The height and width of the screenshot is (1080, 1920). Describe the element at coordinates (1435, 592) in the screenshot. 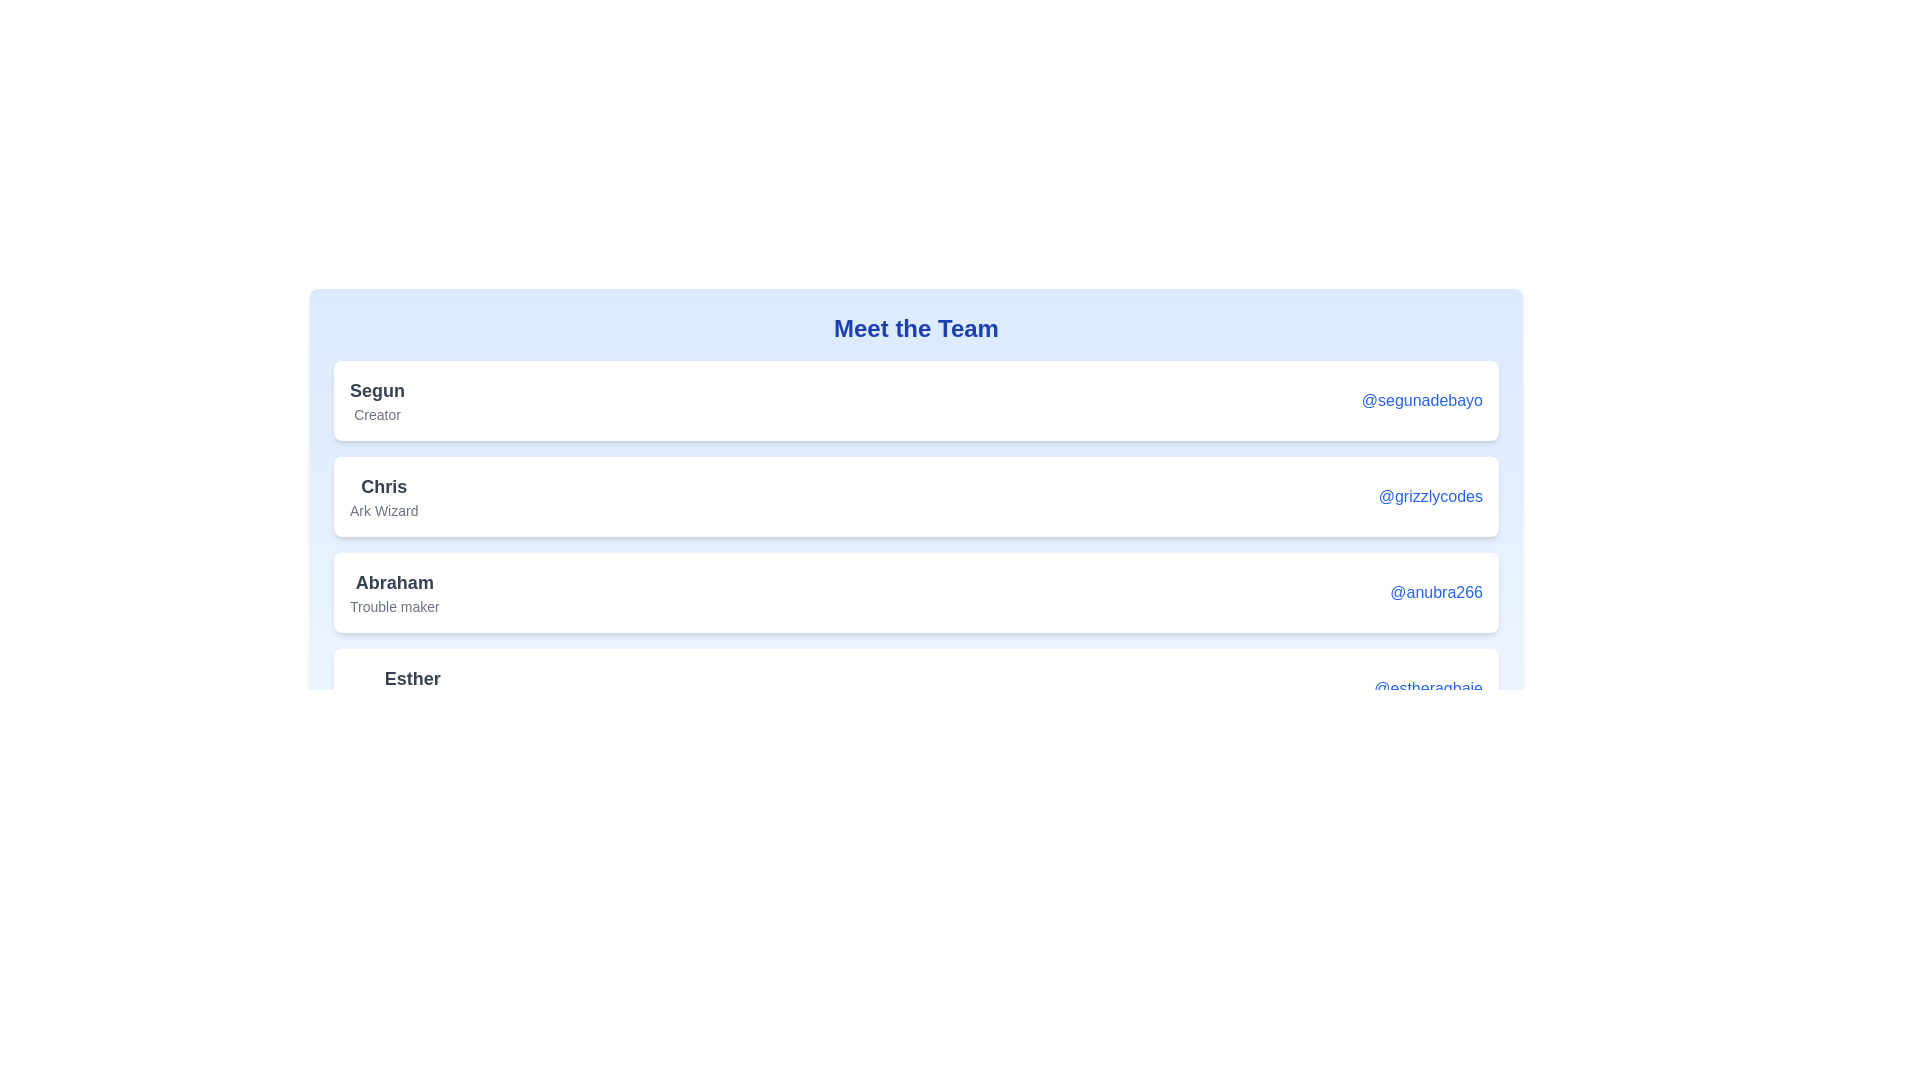

I see `the hyperlink '@anubra266' located at the right edge of the third card in the vertically arranged list` at that location.